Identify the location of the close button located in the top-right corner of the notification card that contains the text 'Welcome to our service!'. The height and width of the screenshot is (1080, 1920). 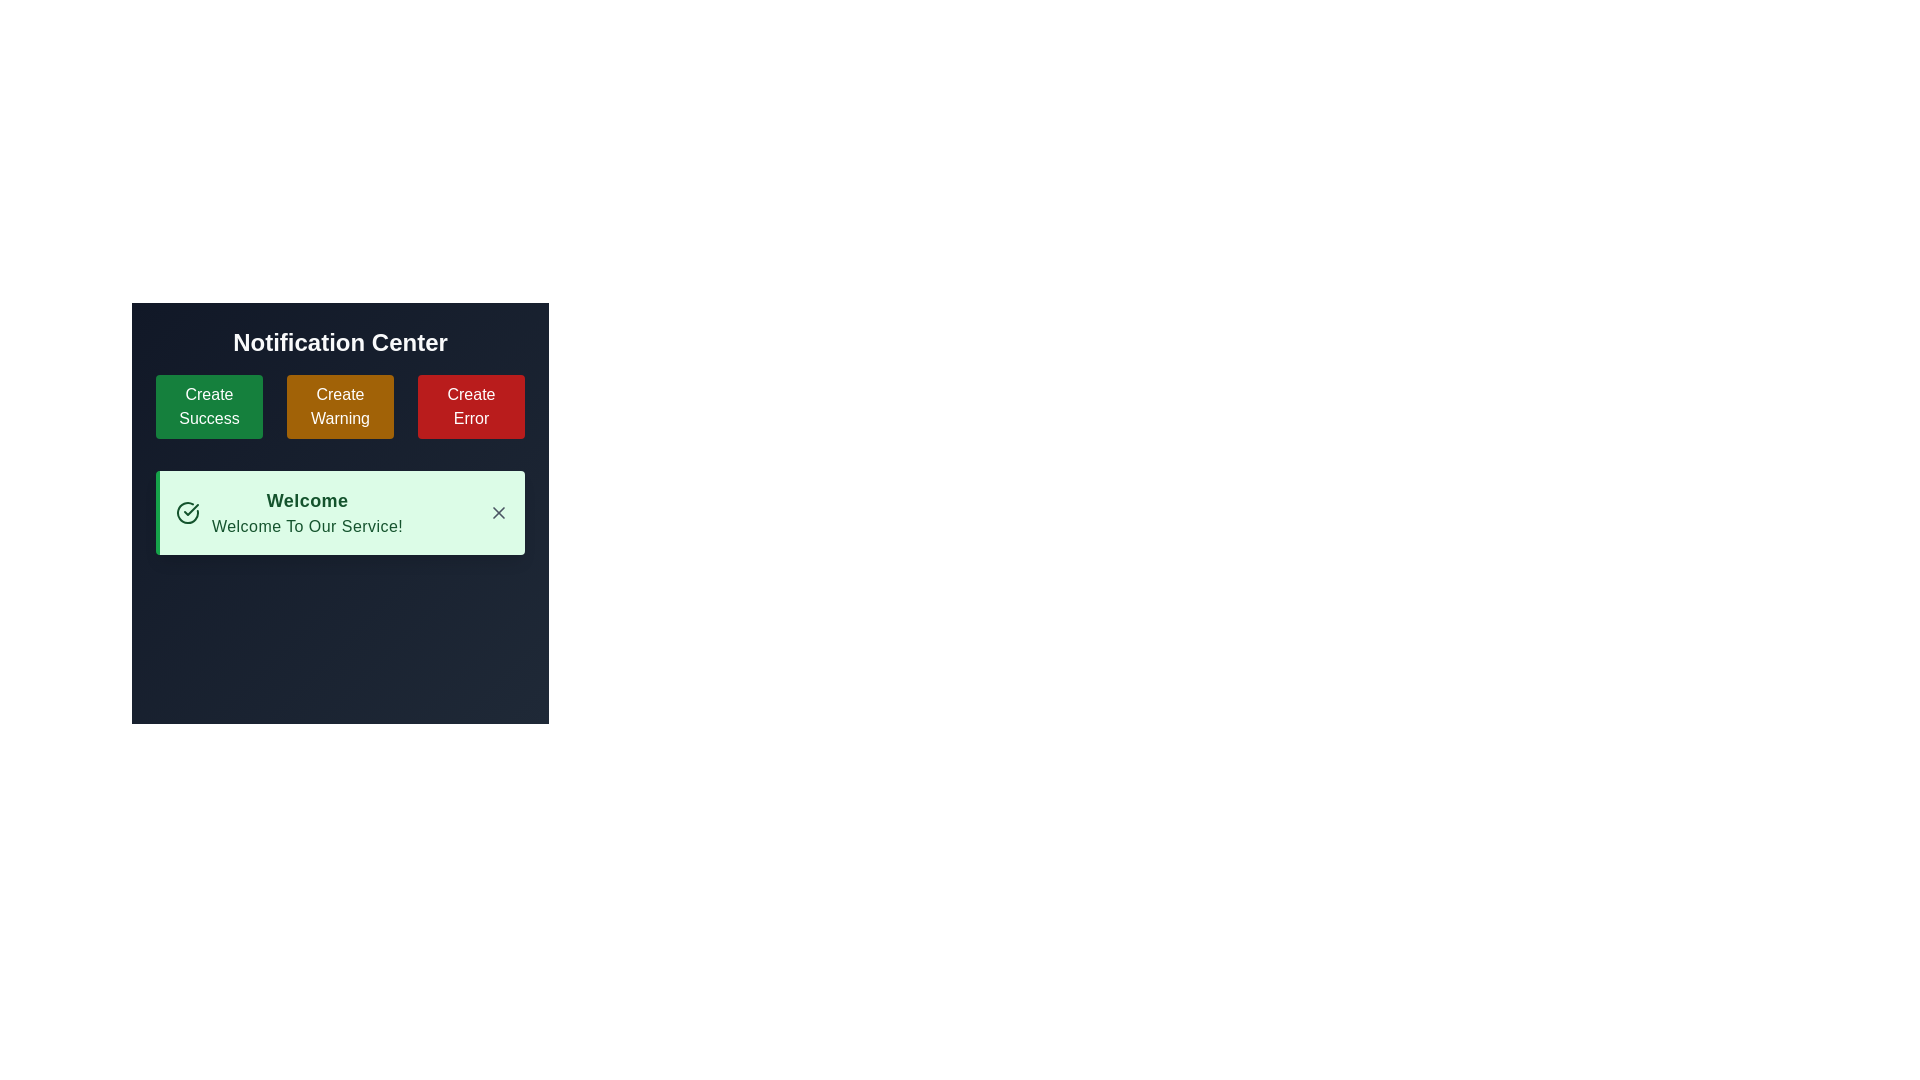
(499, 512).